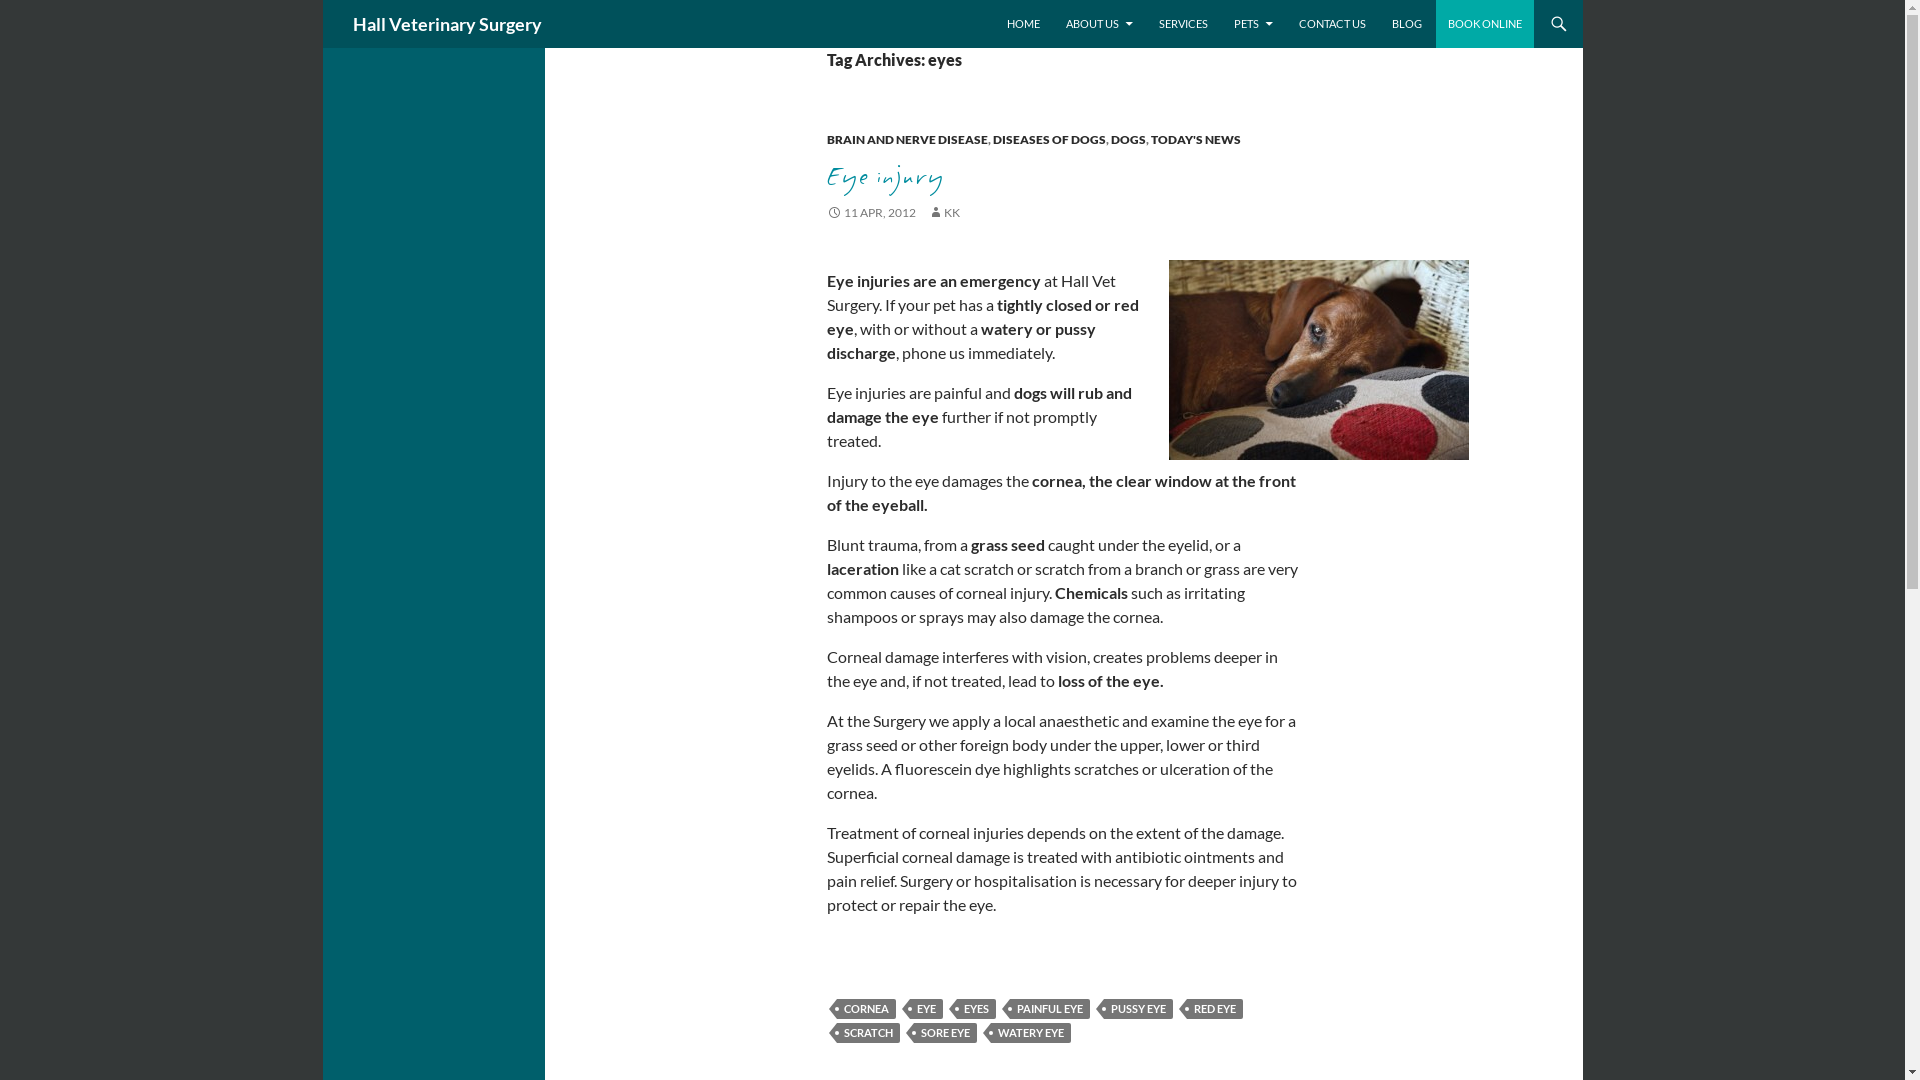 The height and width of the screenshot is (1080, 1920). I want to click on 'SERVICES', so click(1182, 23).